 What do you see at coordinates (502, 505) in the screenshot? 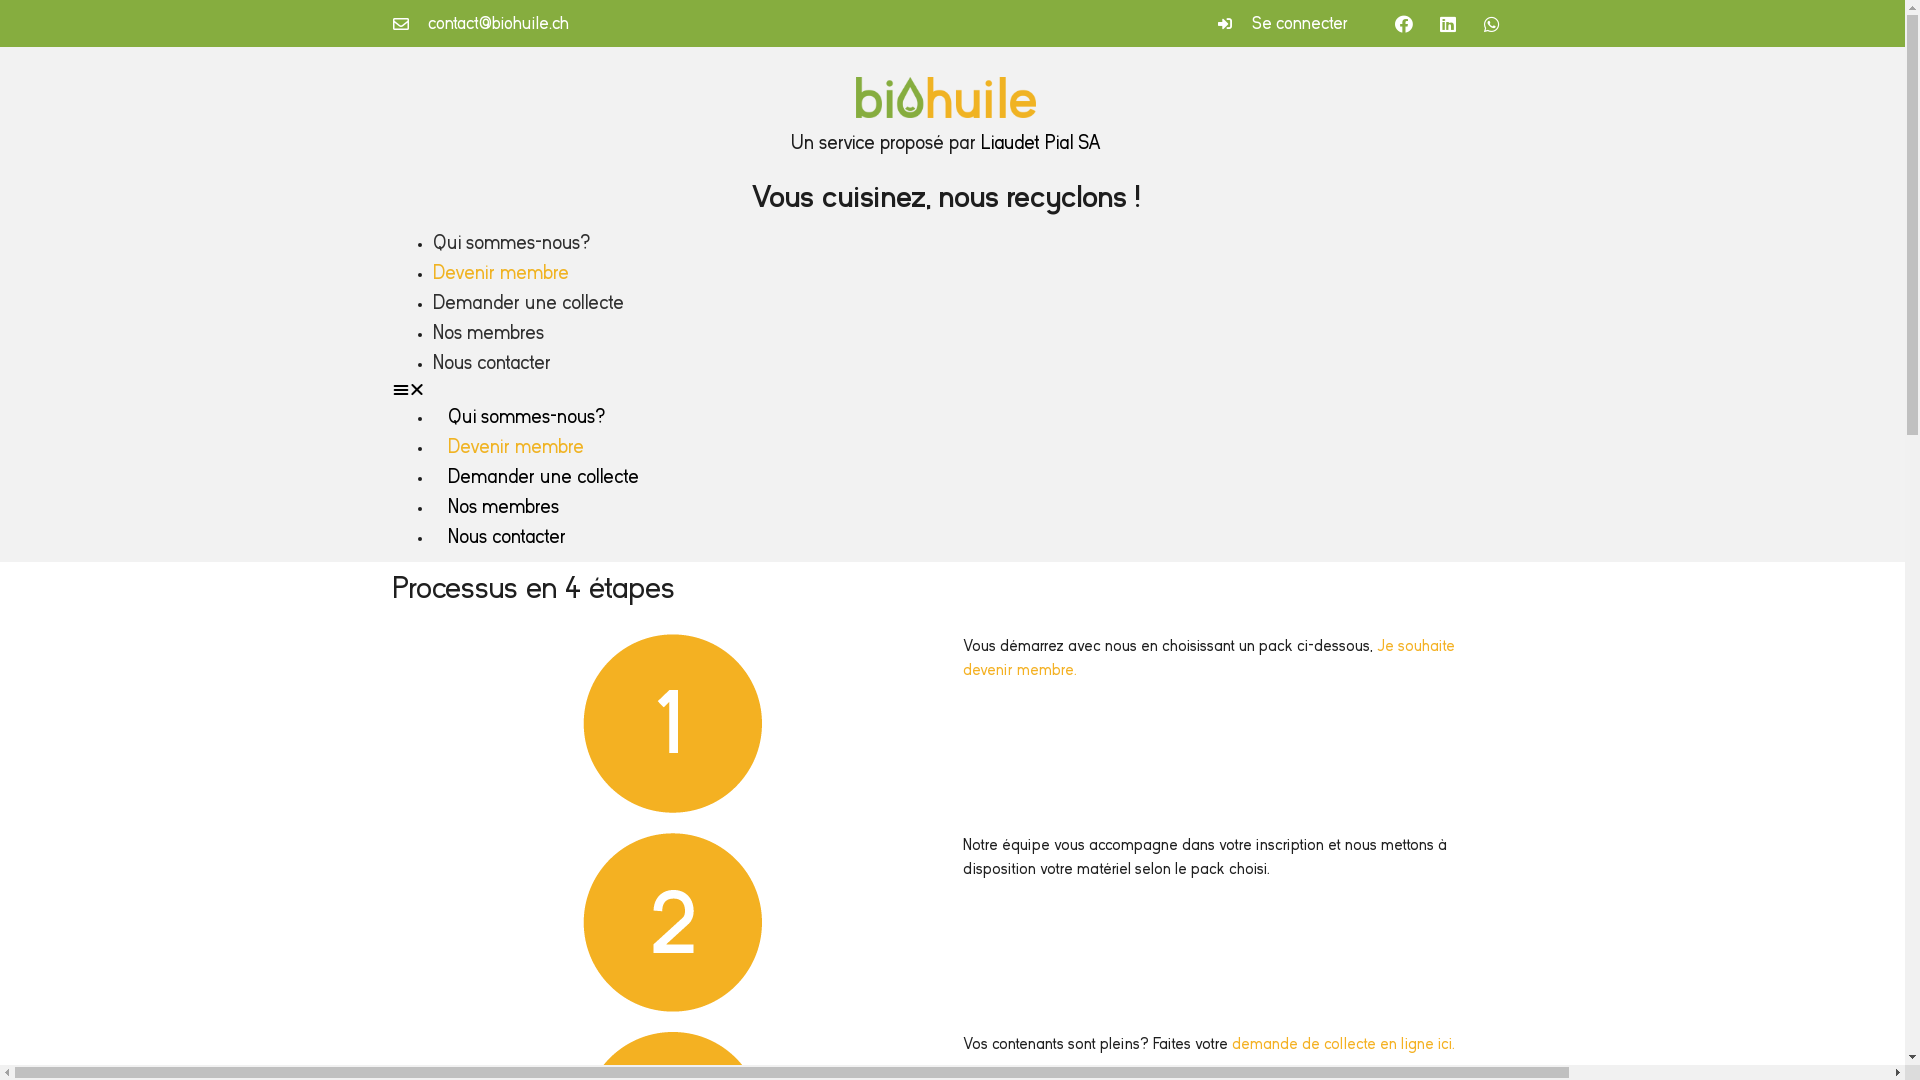
I see `'Nos membres'` at bounding box center [502, 505].